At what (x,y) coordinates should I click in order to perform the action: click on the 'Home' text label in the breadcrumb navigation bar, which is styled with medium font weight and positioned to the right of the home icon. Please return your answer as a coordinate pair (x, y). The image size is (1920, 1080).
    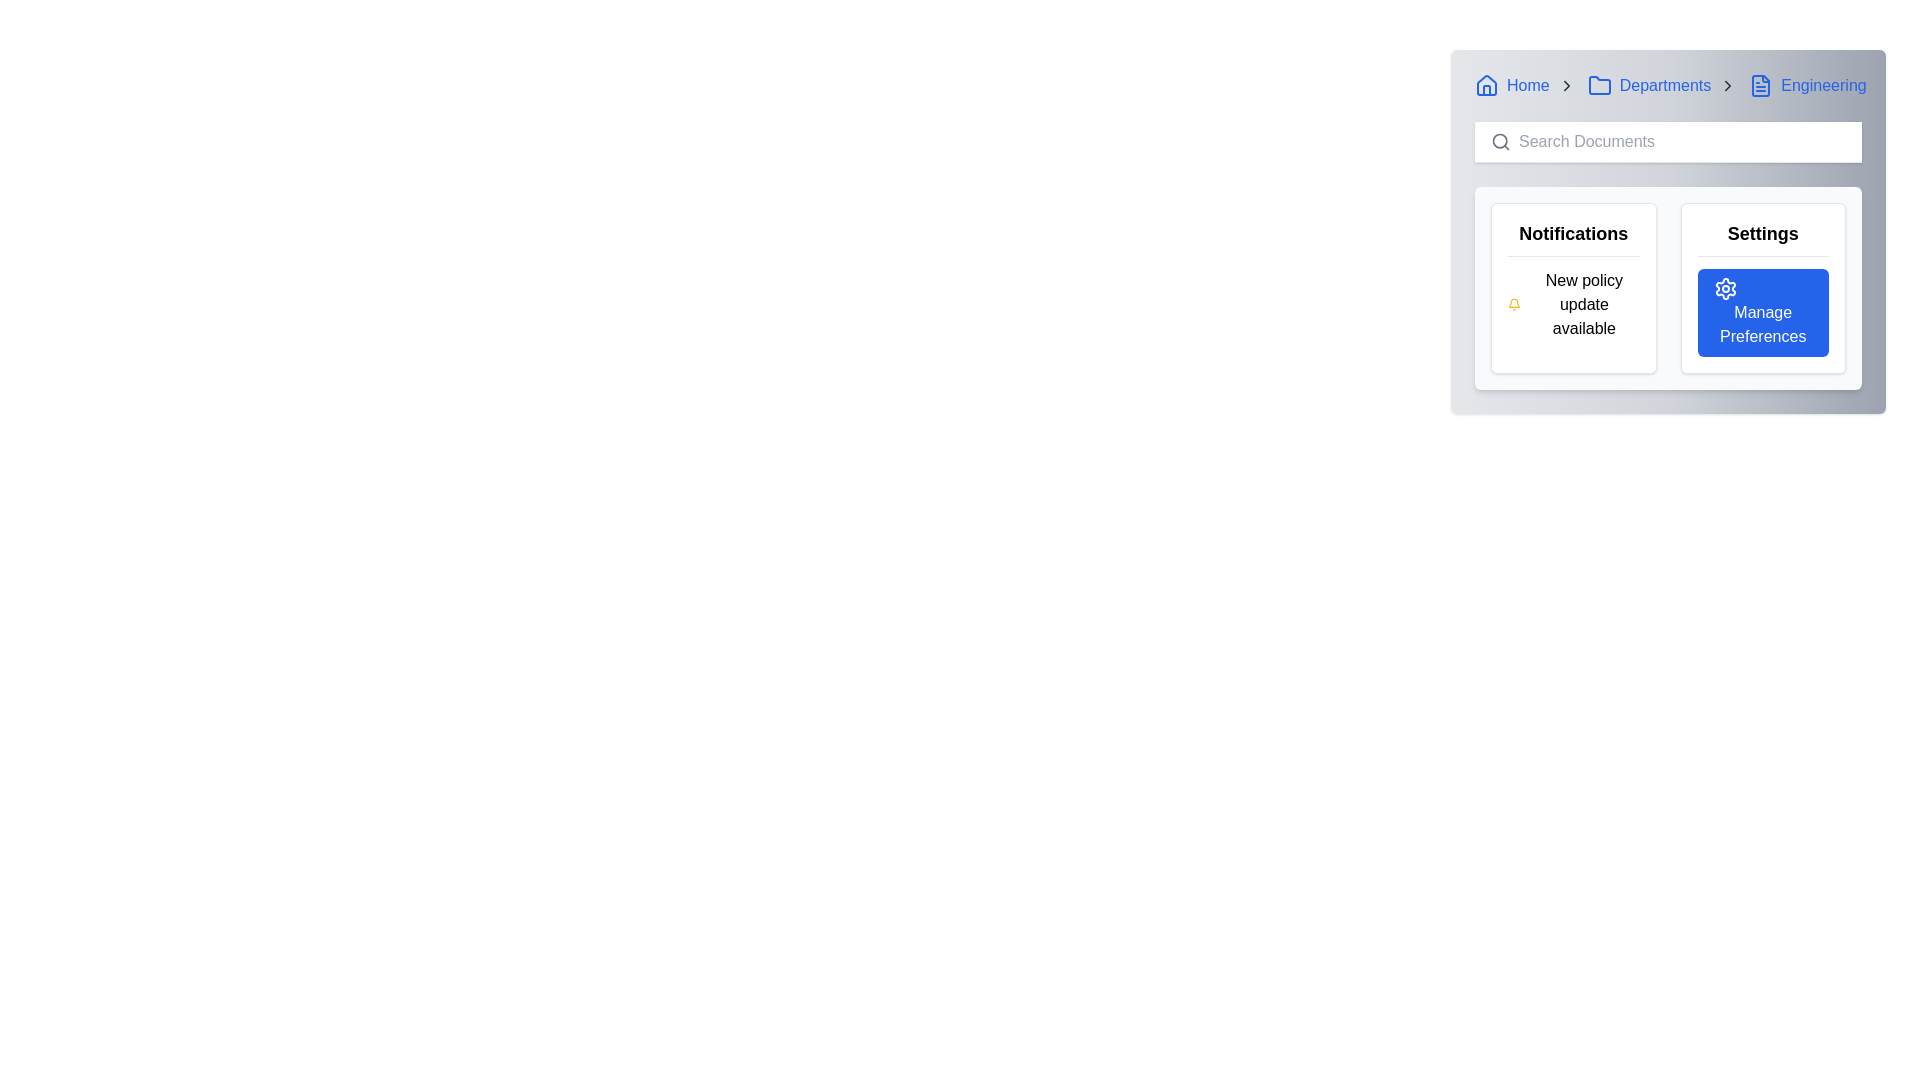
    Looking at the image, I should click on (1527, 84).